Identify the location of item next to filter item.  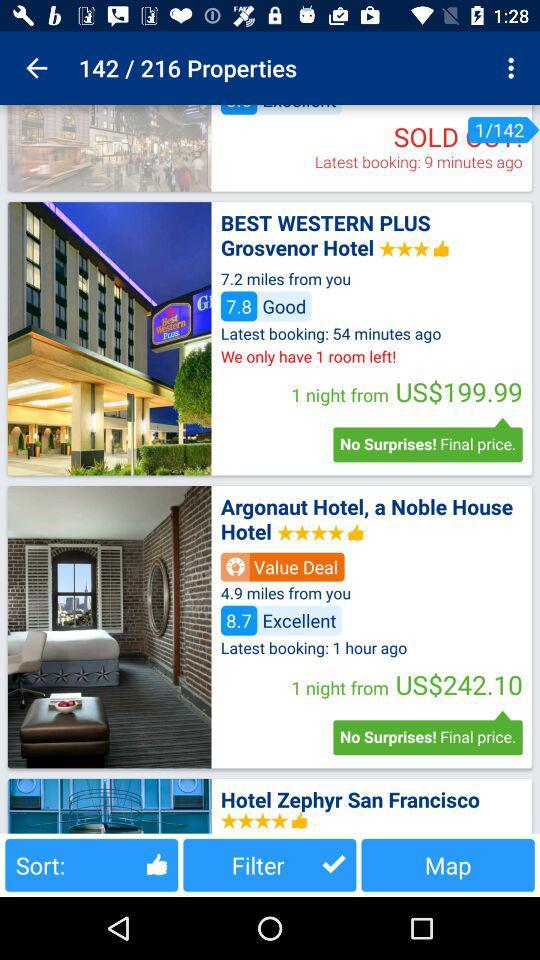
(90, 864).